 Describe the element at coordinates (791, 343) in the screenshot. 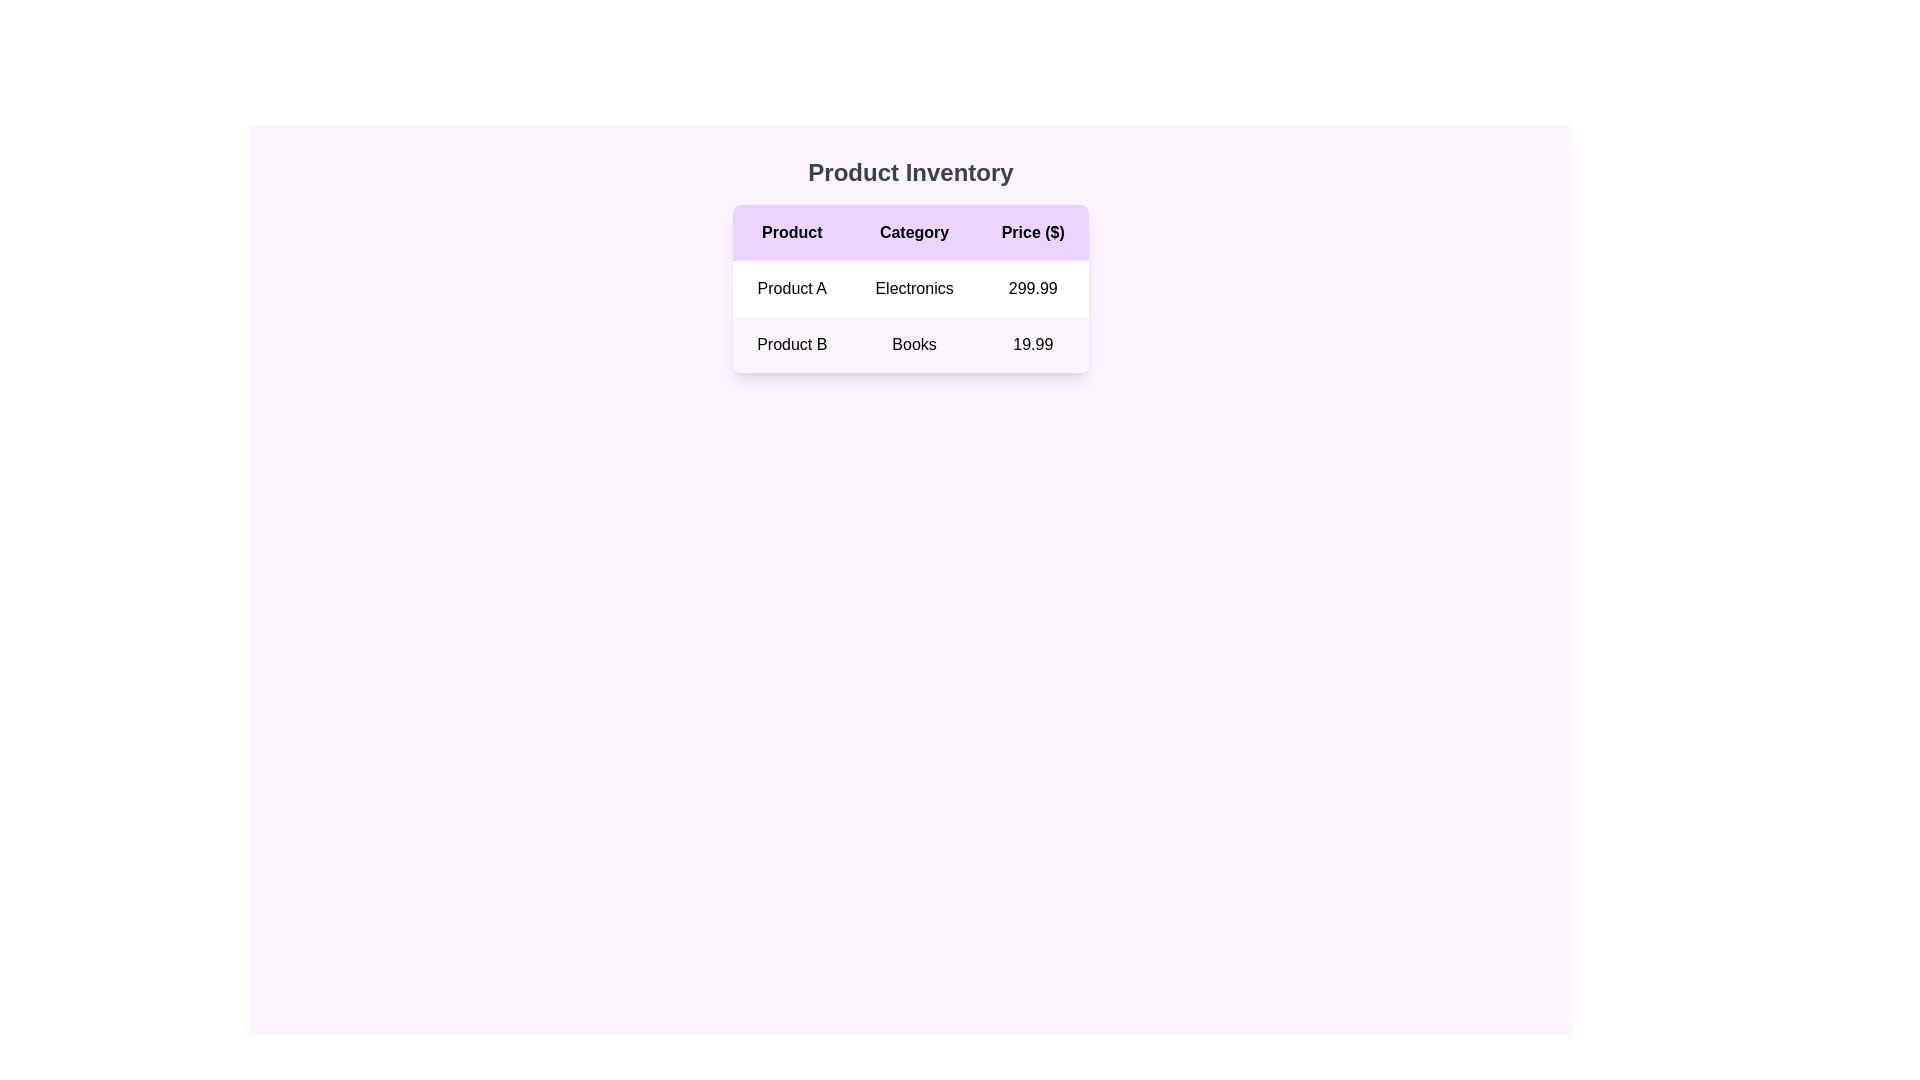

I see `the static text element displaying 'Product B' in the first column of the second row of the 'Product Inventory' table` at that location.